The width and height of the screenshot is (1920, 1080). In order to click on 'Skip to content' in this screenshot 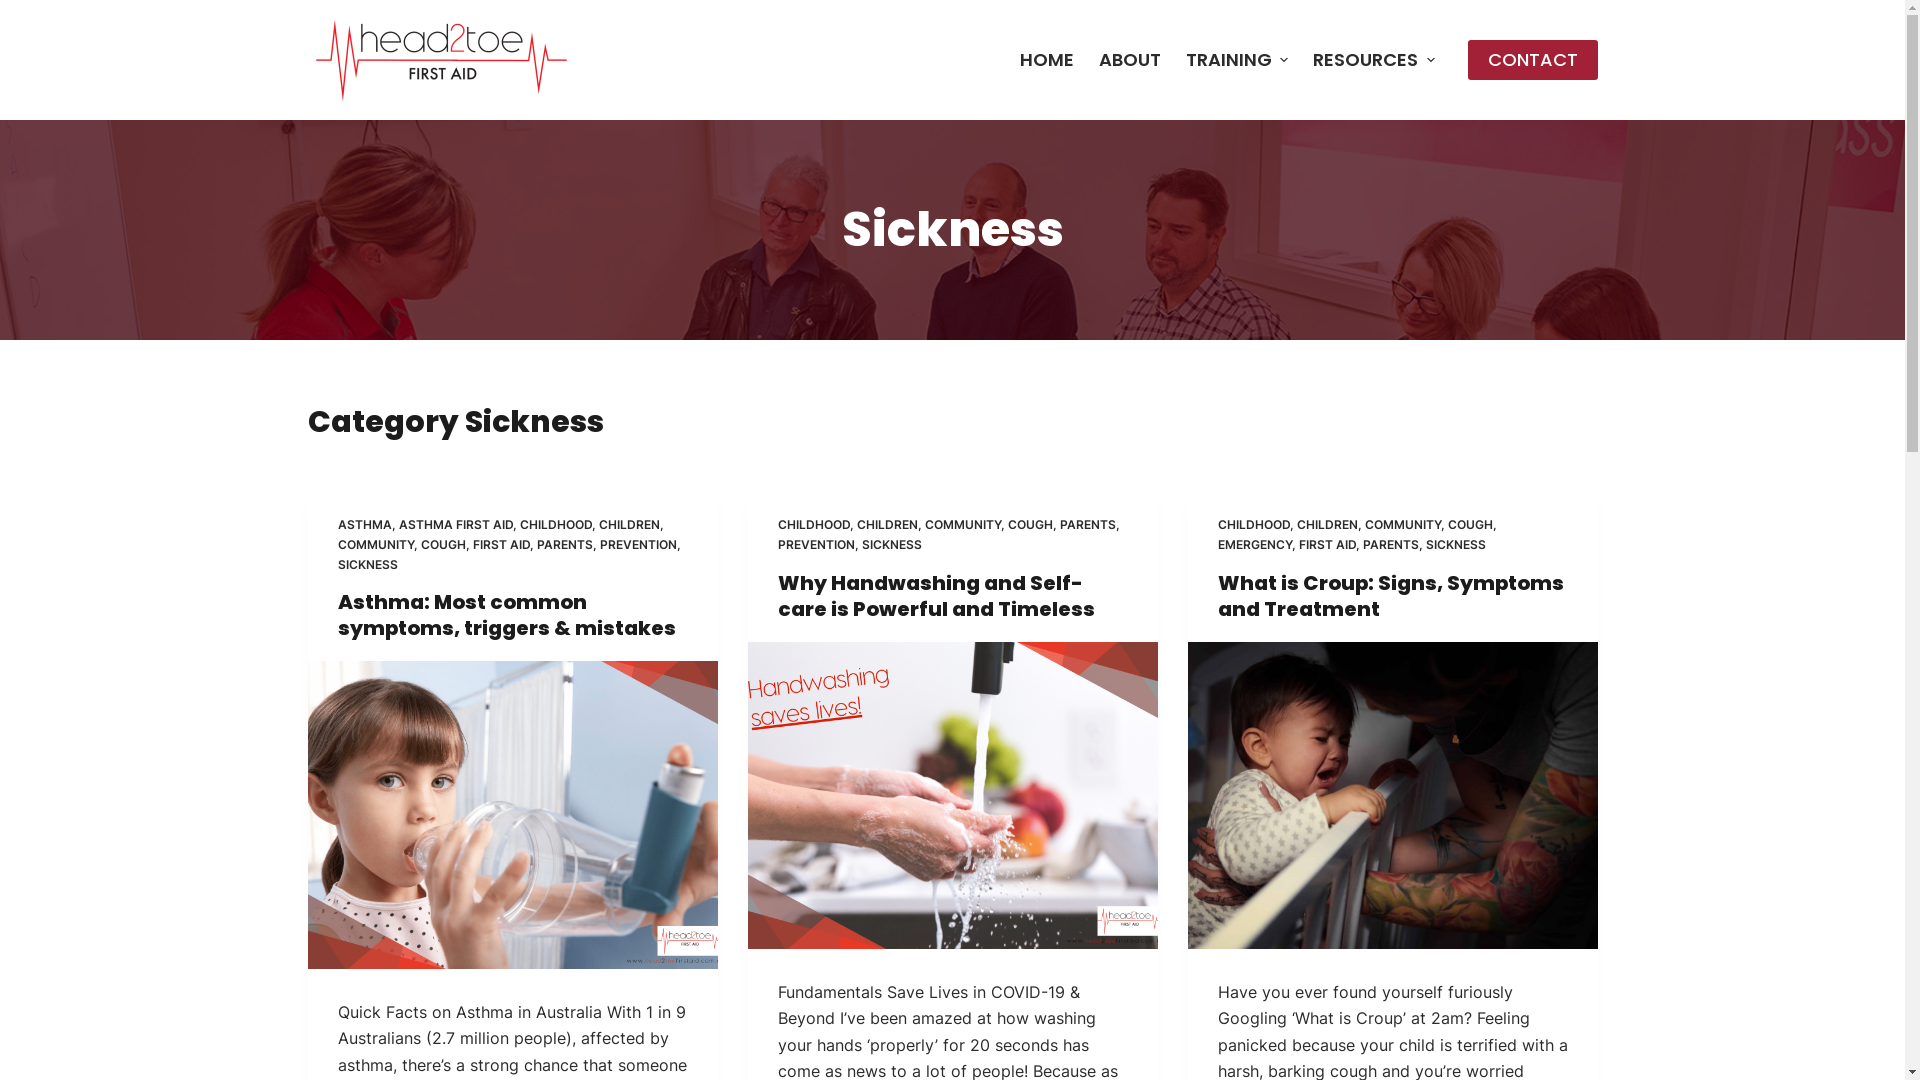, I will do `click(0, 10)`.